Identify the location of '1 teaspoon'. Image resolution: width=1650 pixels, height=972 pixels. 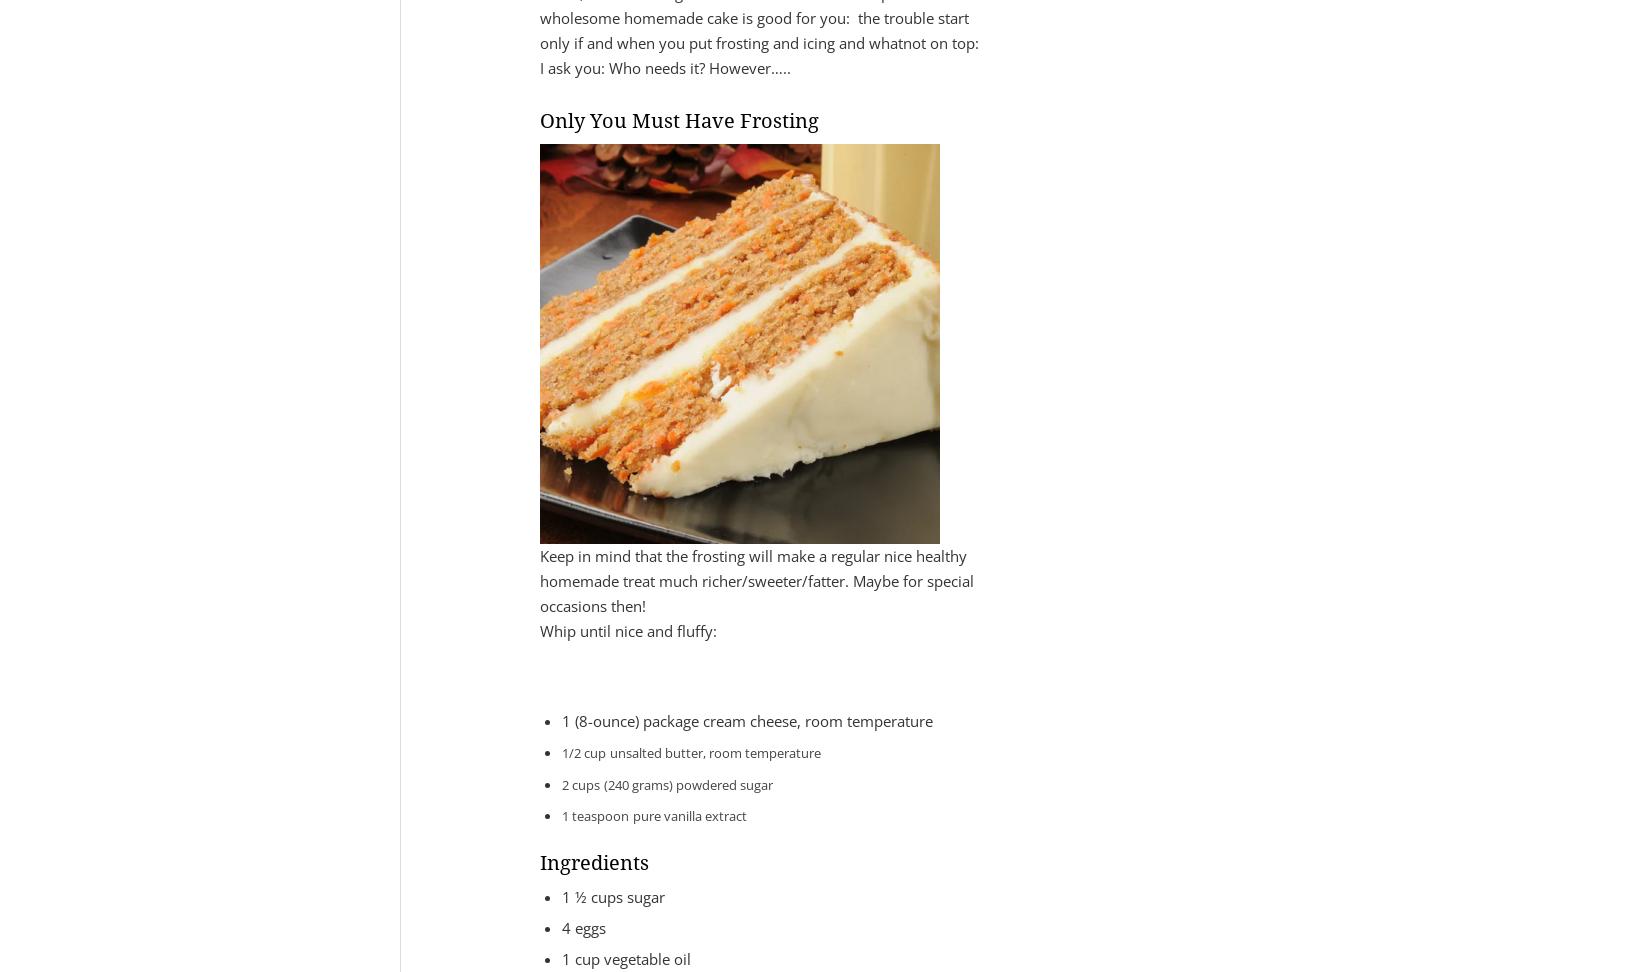
(594, 814).